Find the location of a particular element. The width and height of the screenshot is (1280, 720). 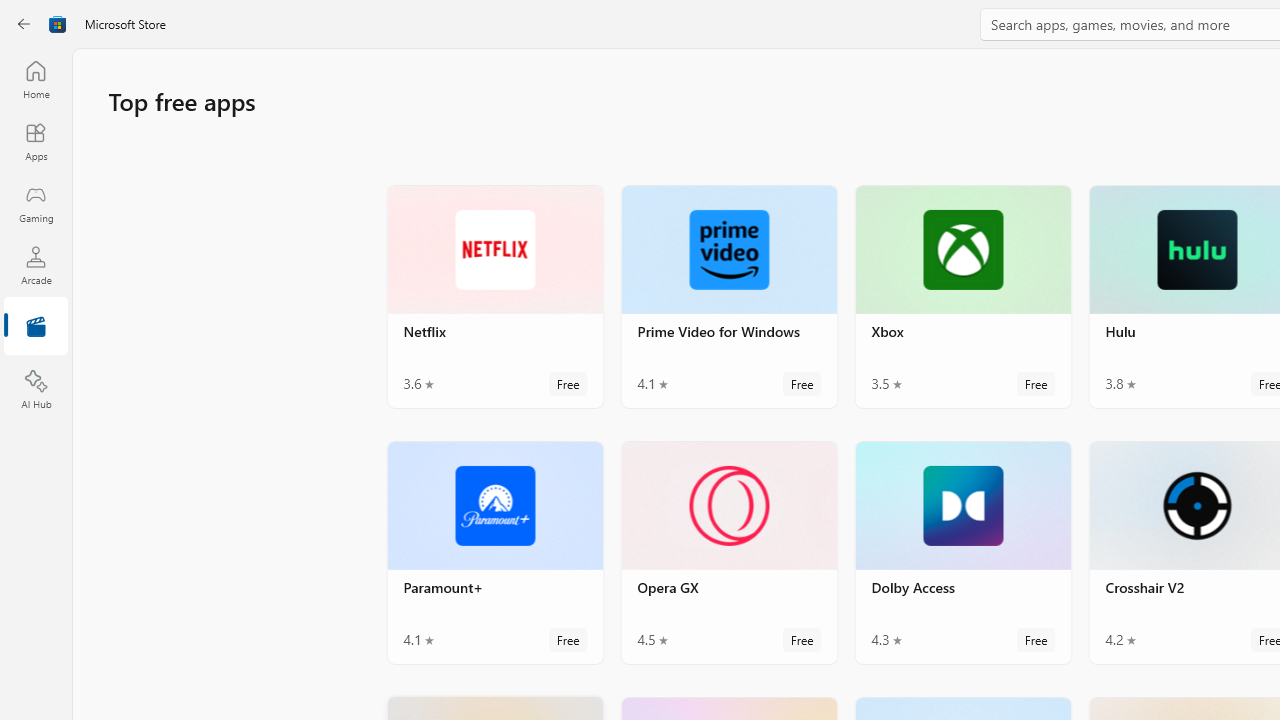

'Paramount+. Average rating of 4.1 out of five stars. Free  ' is located at coordinates (495, 551).